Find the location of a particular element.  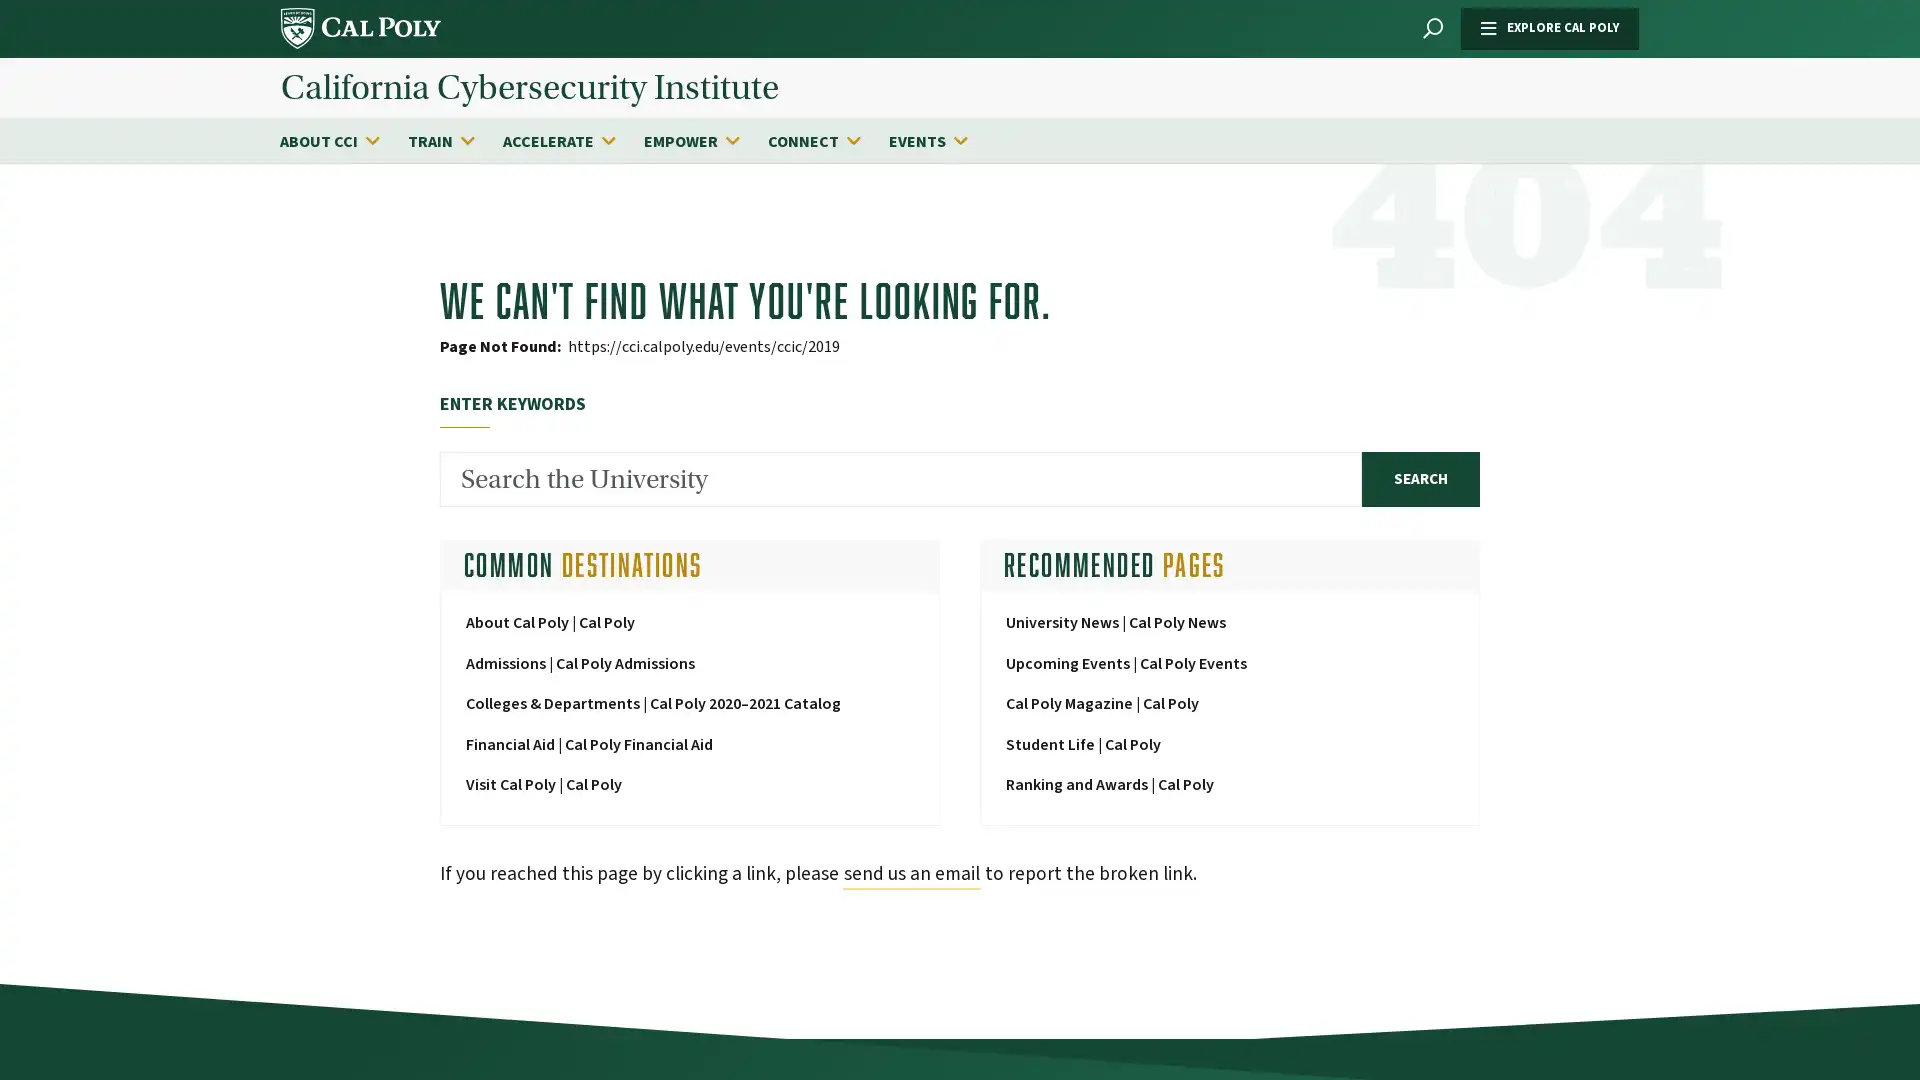

Search is located at coordinates (1419, 478).